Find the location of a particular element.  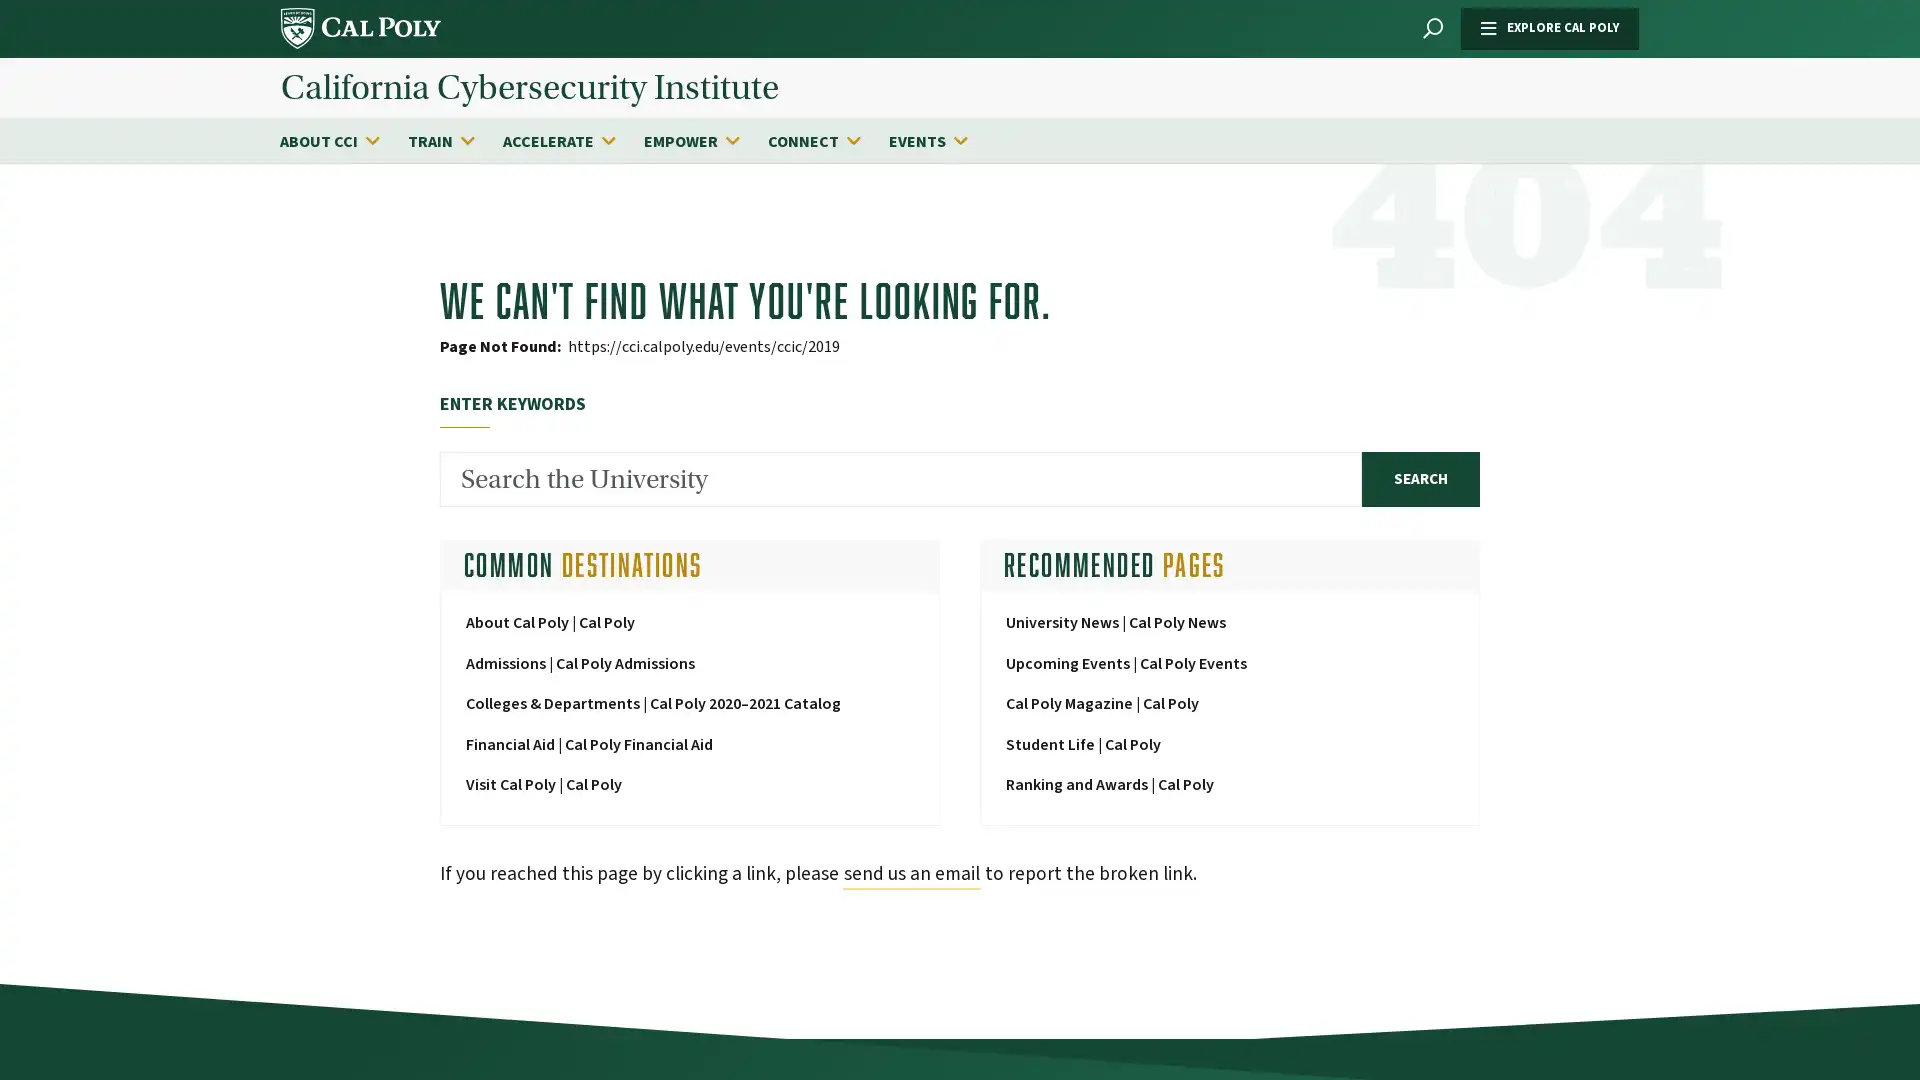

Search is located at coordinates (1419, 478).